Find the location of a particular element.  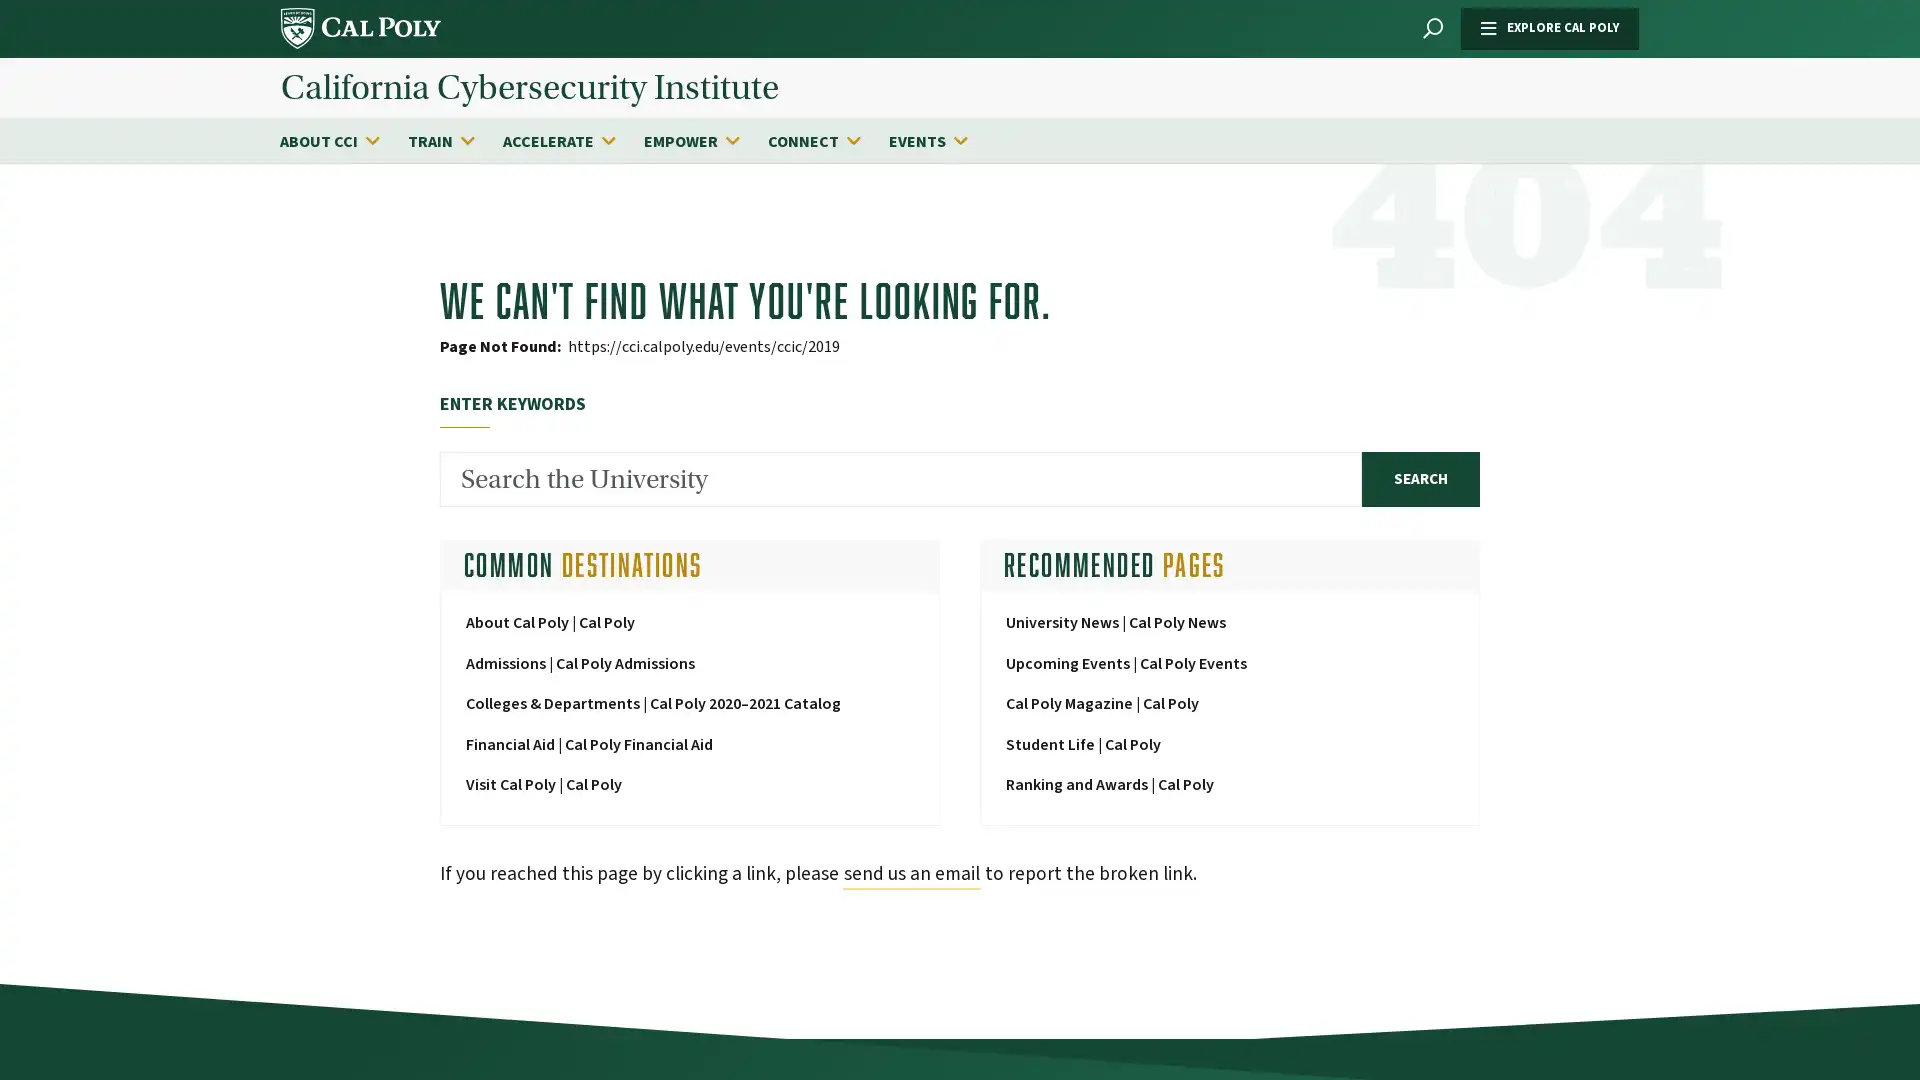

Search is located at coordinates (1419, 478).